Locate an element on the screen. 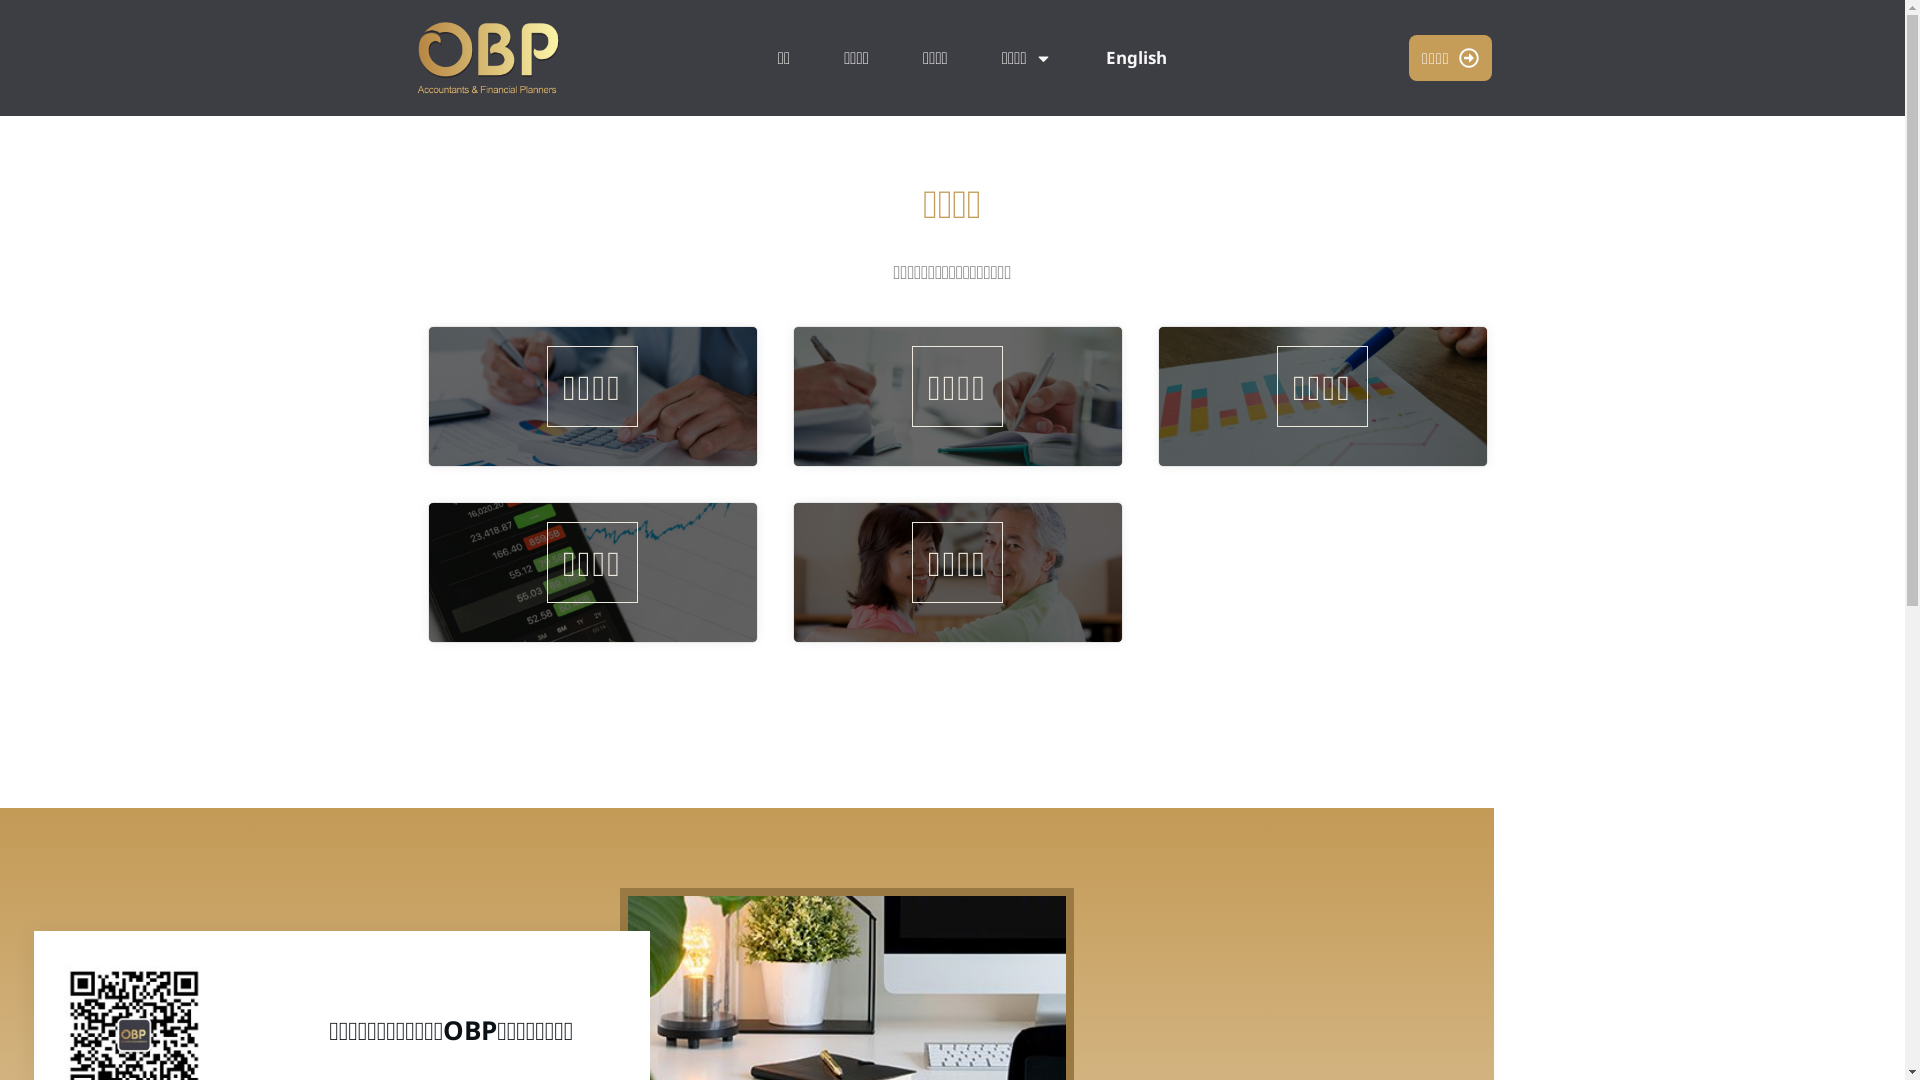 The height and width of the screenshot is (1080, 1920). 'English' is located at coordinates (1136, 56).